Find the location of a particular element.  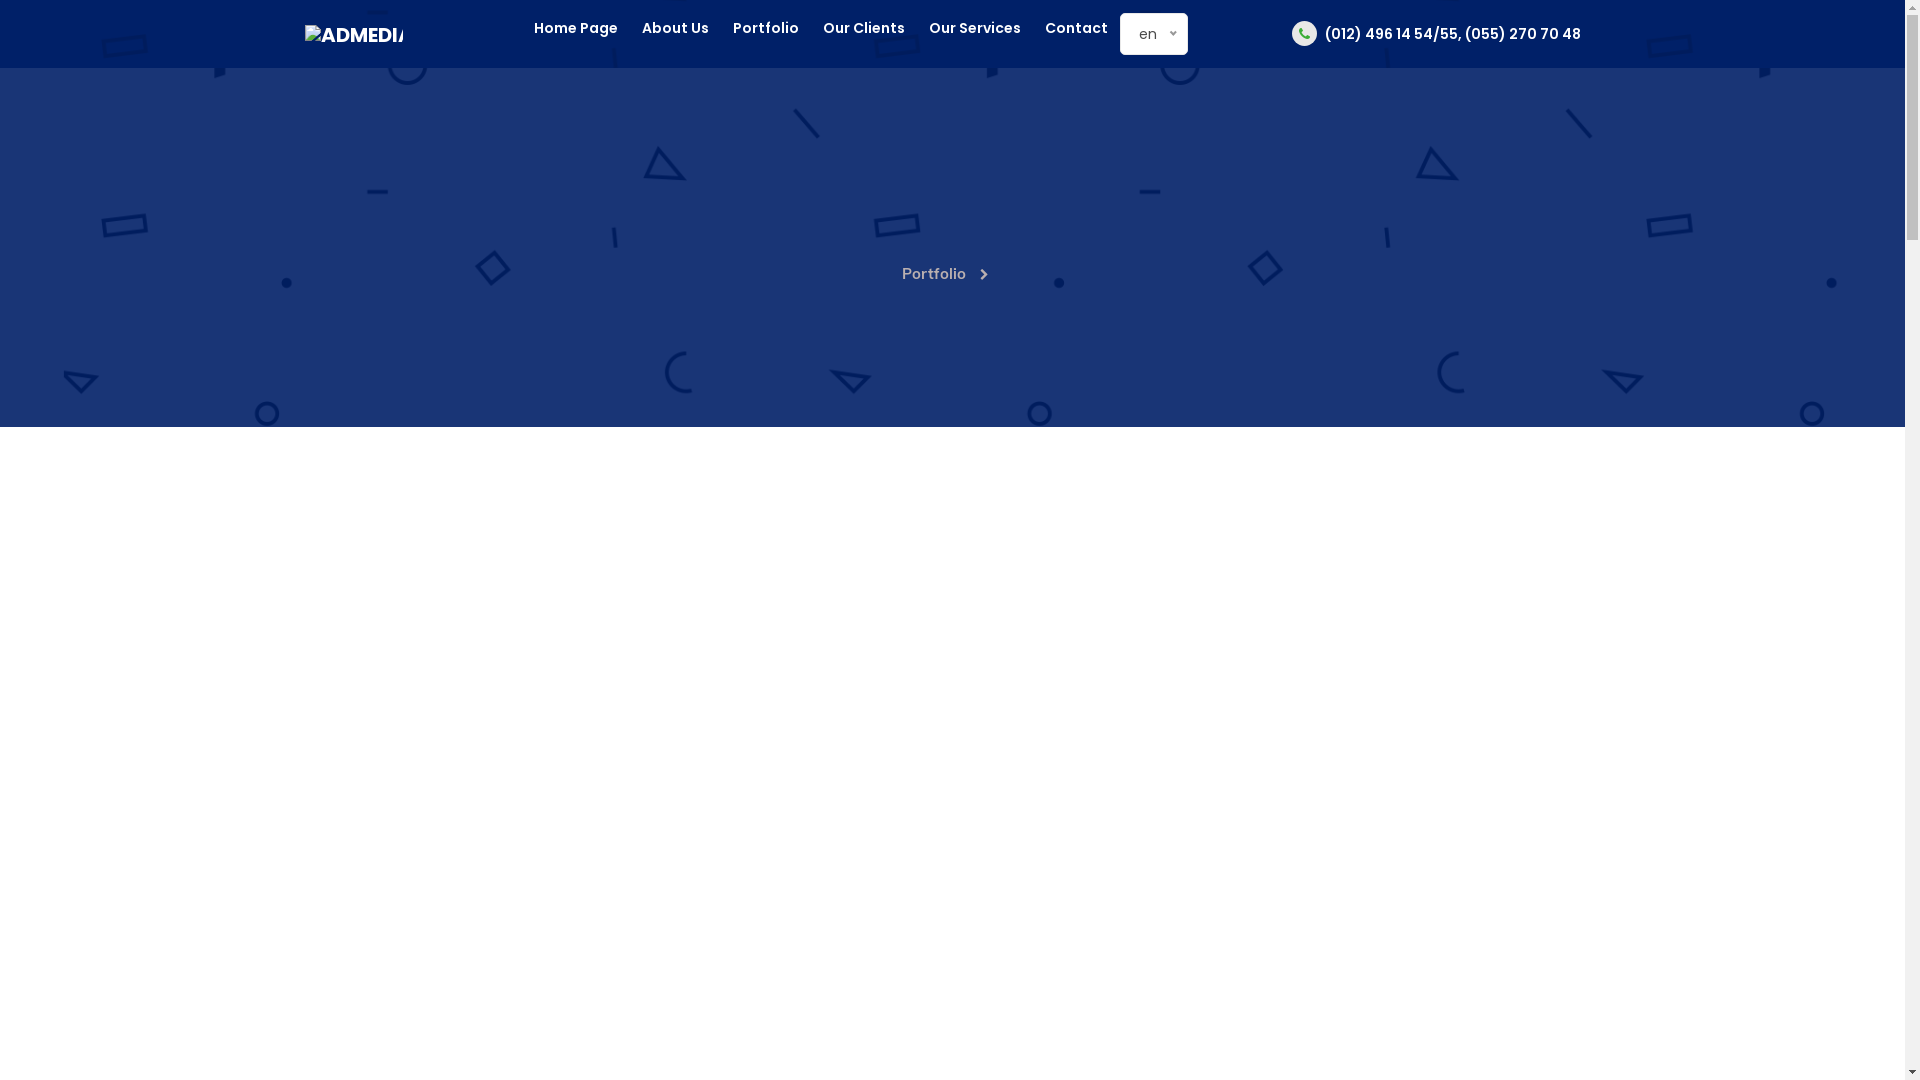

'Home Page' is located at coordinates (575, 28).